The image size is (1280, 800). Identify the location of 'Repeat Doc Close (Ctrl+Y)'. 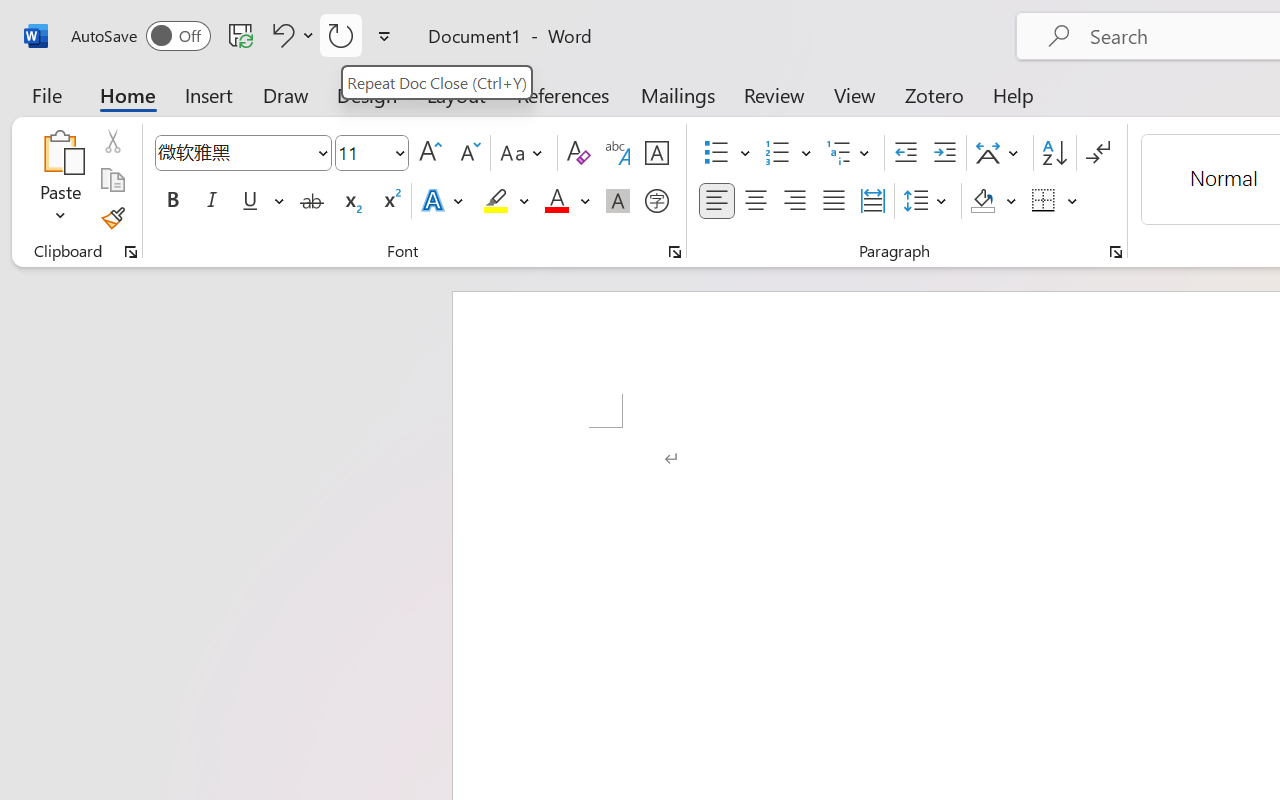
(435, 82).